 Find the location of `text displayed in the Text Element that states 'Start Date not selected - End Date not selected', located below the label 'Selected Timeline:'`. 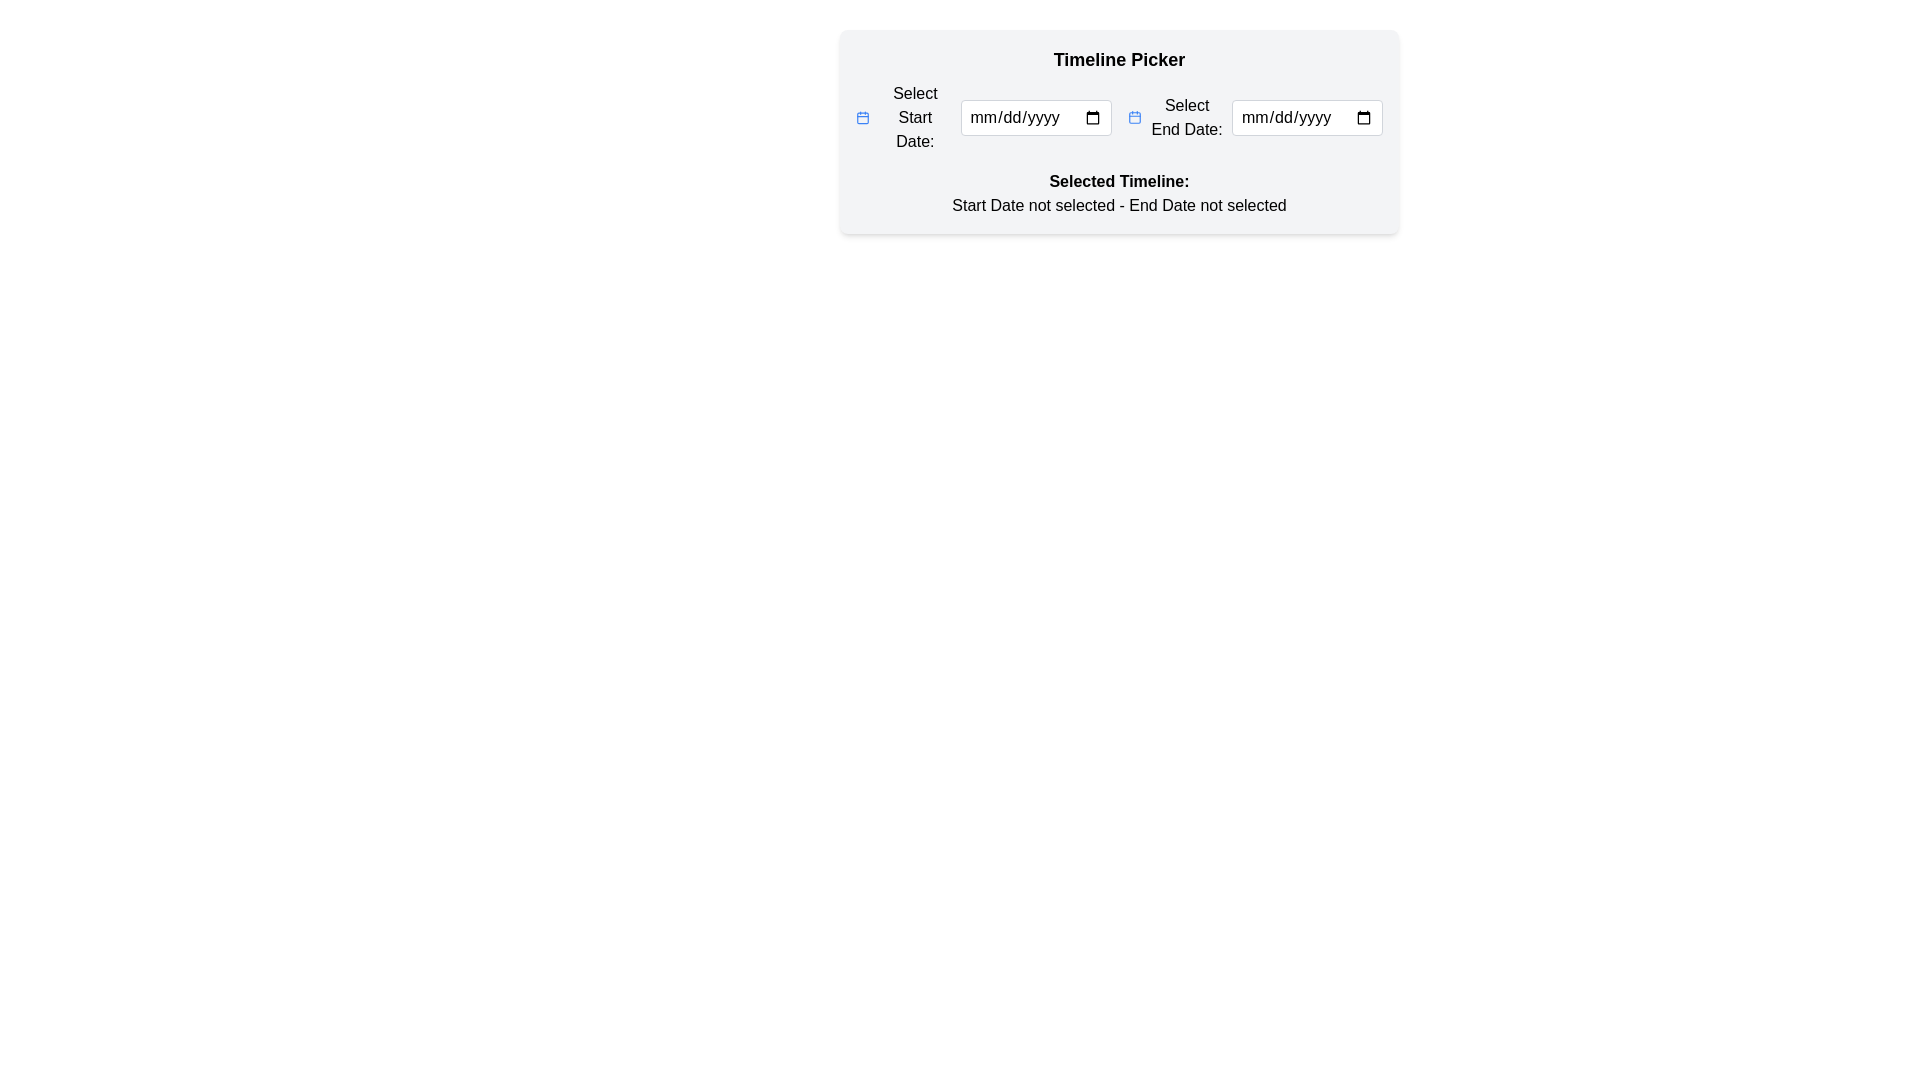

text displayed in the Text Element that states 'Start Date not selected - End Date not selected', located below the label 'Selected Timeline:' is located at coordinates (1118, 205).